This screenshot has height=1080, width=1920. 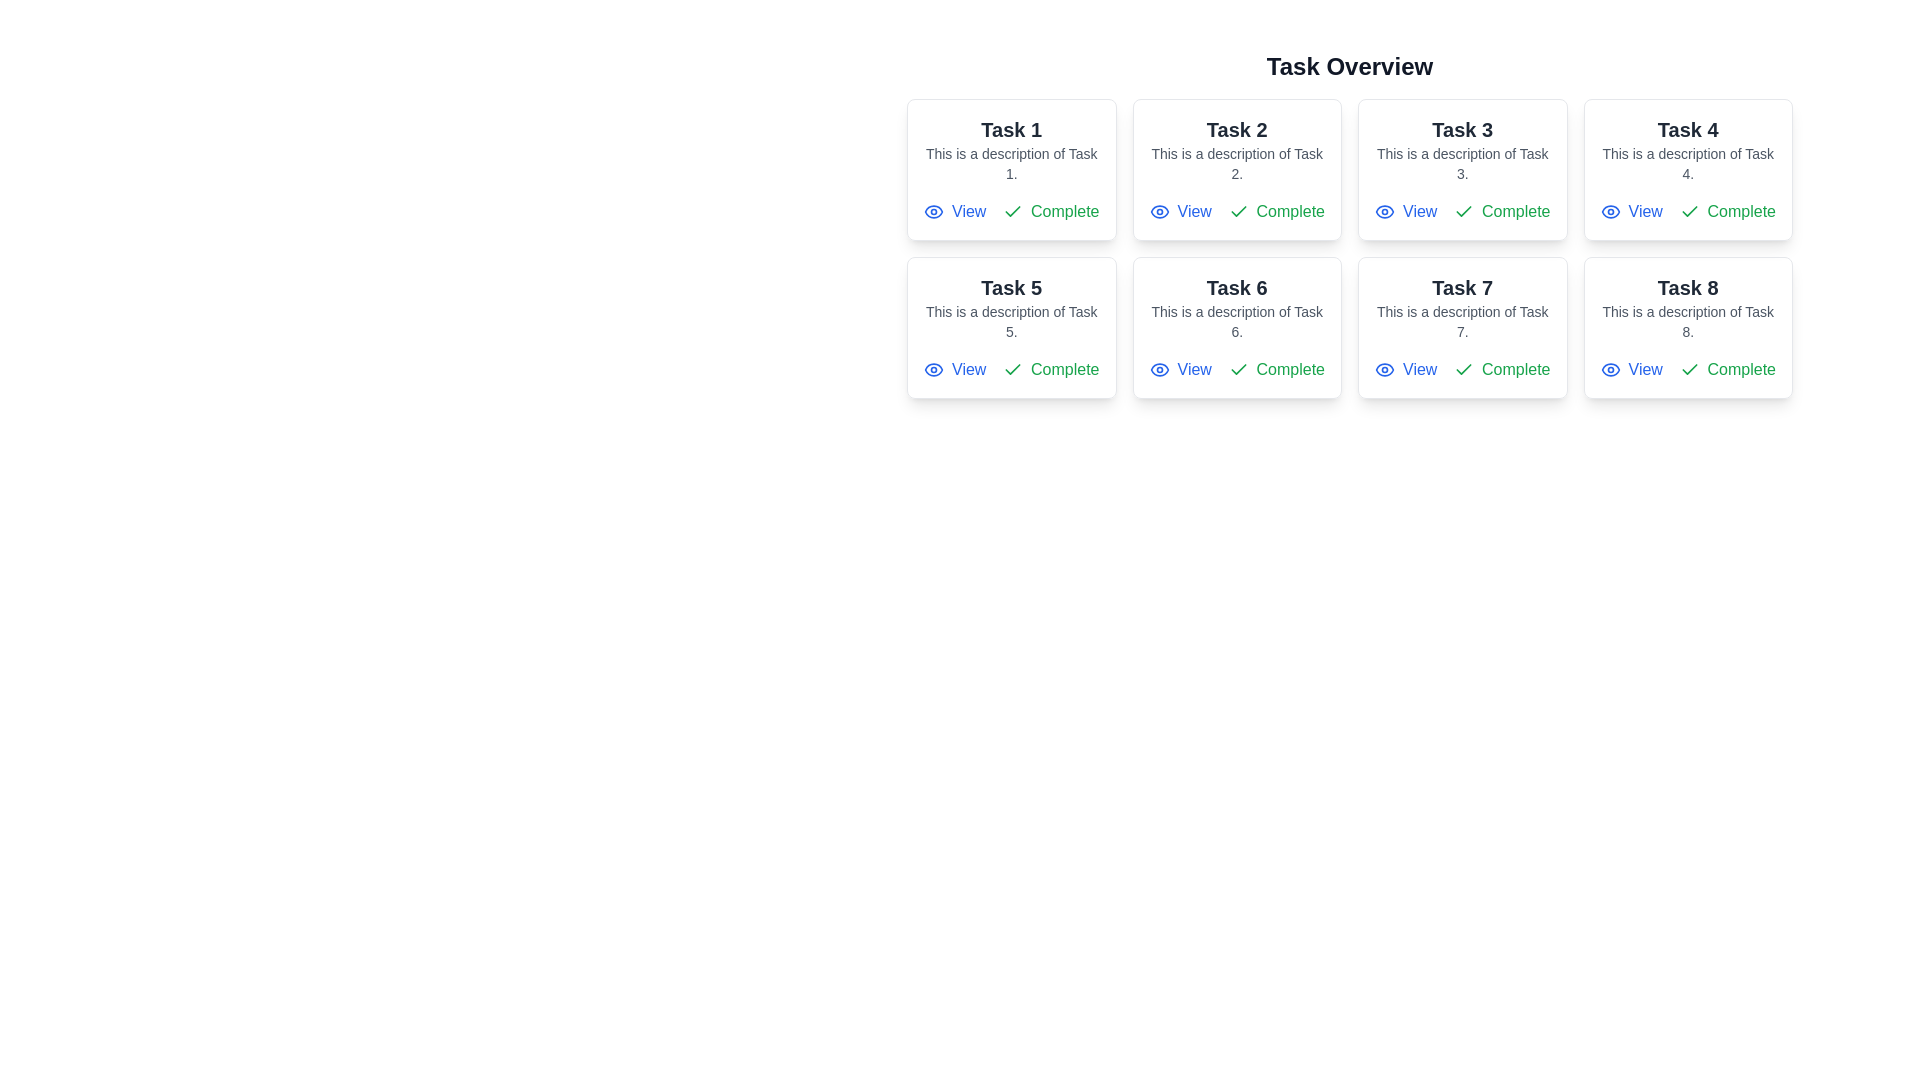 I want to click on the leftmost sub-component of the 'View' icon within the fourth task card in the top-right section of the task cards, so click(x=1610, y=212).